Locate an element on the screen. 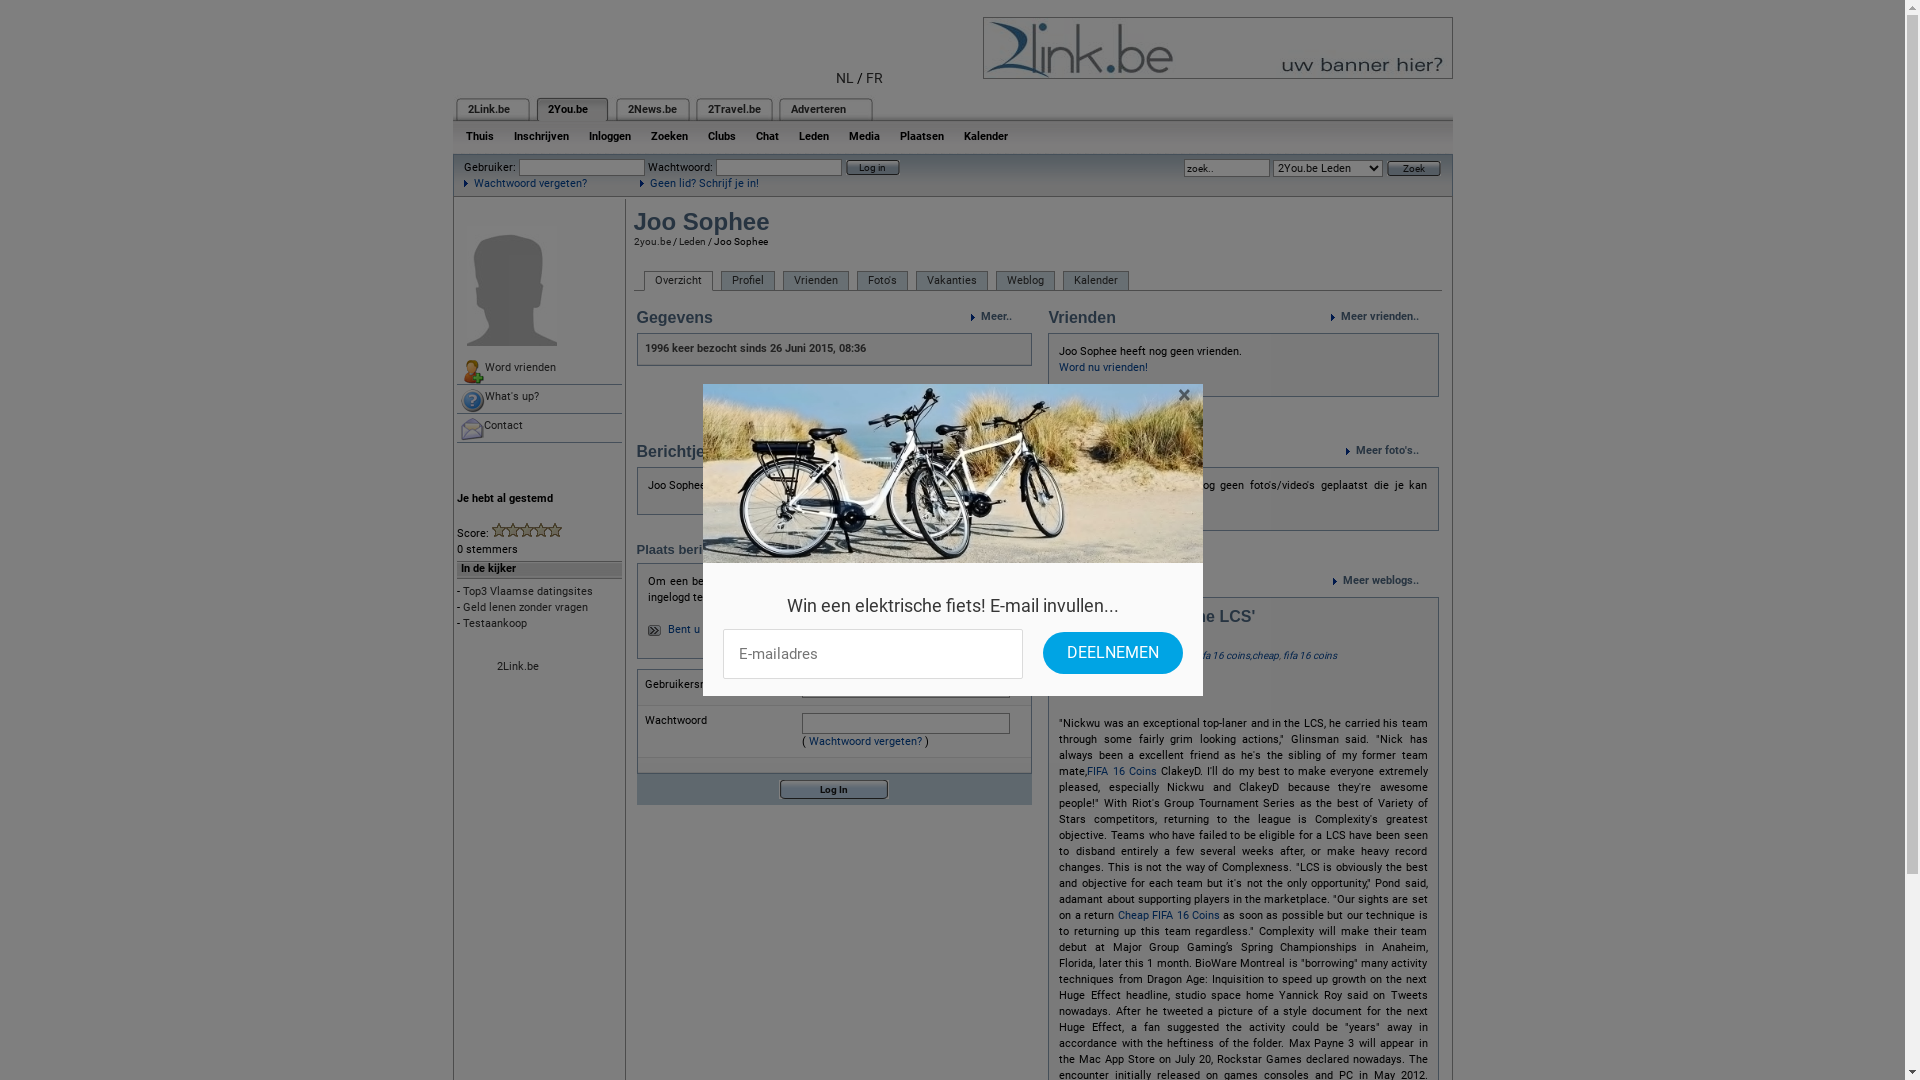  'NL' is located at coordinates (844, 76).